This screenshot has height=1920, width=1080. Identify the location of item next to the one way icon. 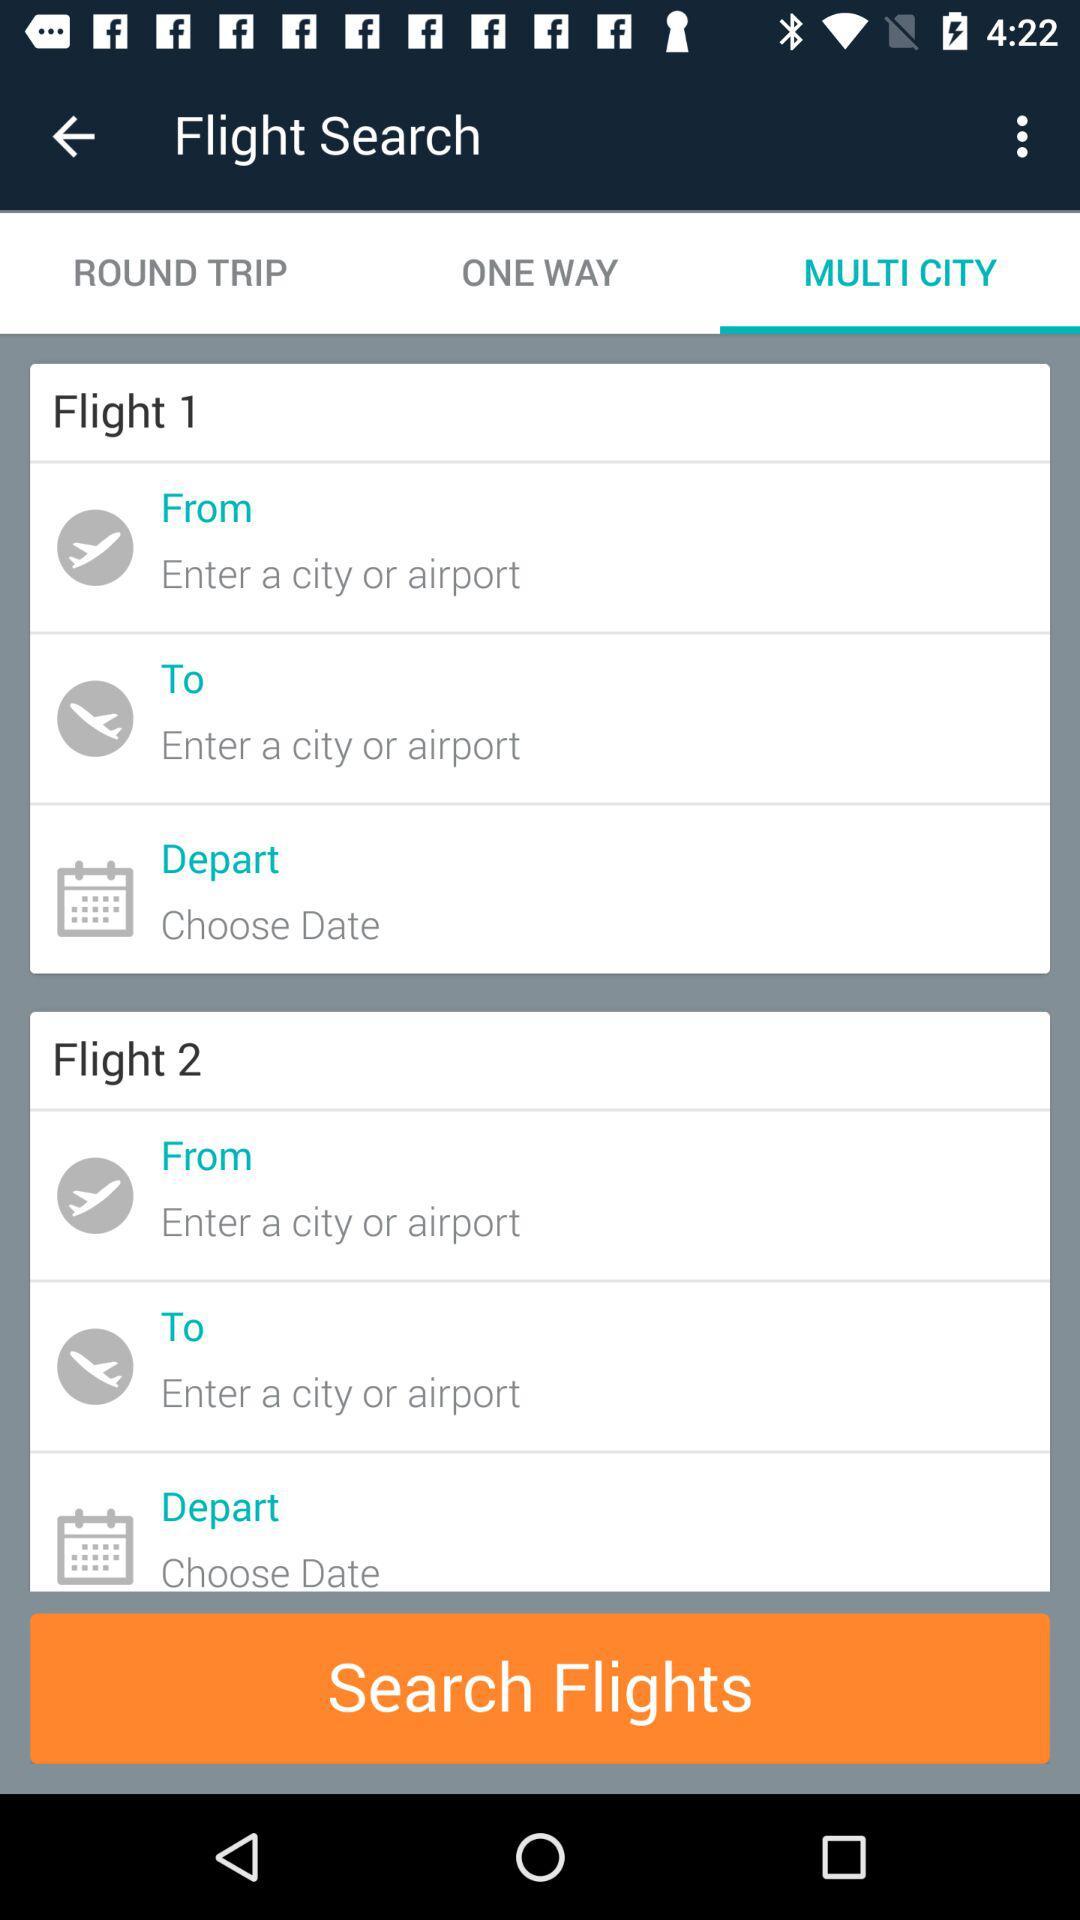
(180, 272).